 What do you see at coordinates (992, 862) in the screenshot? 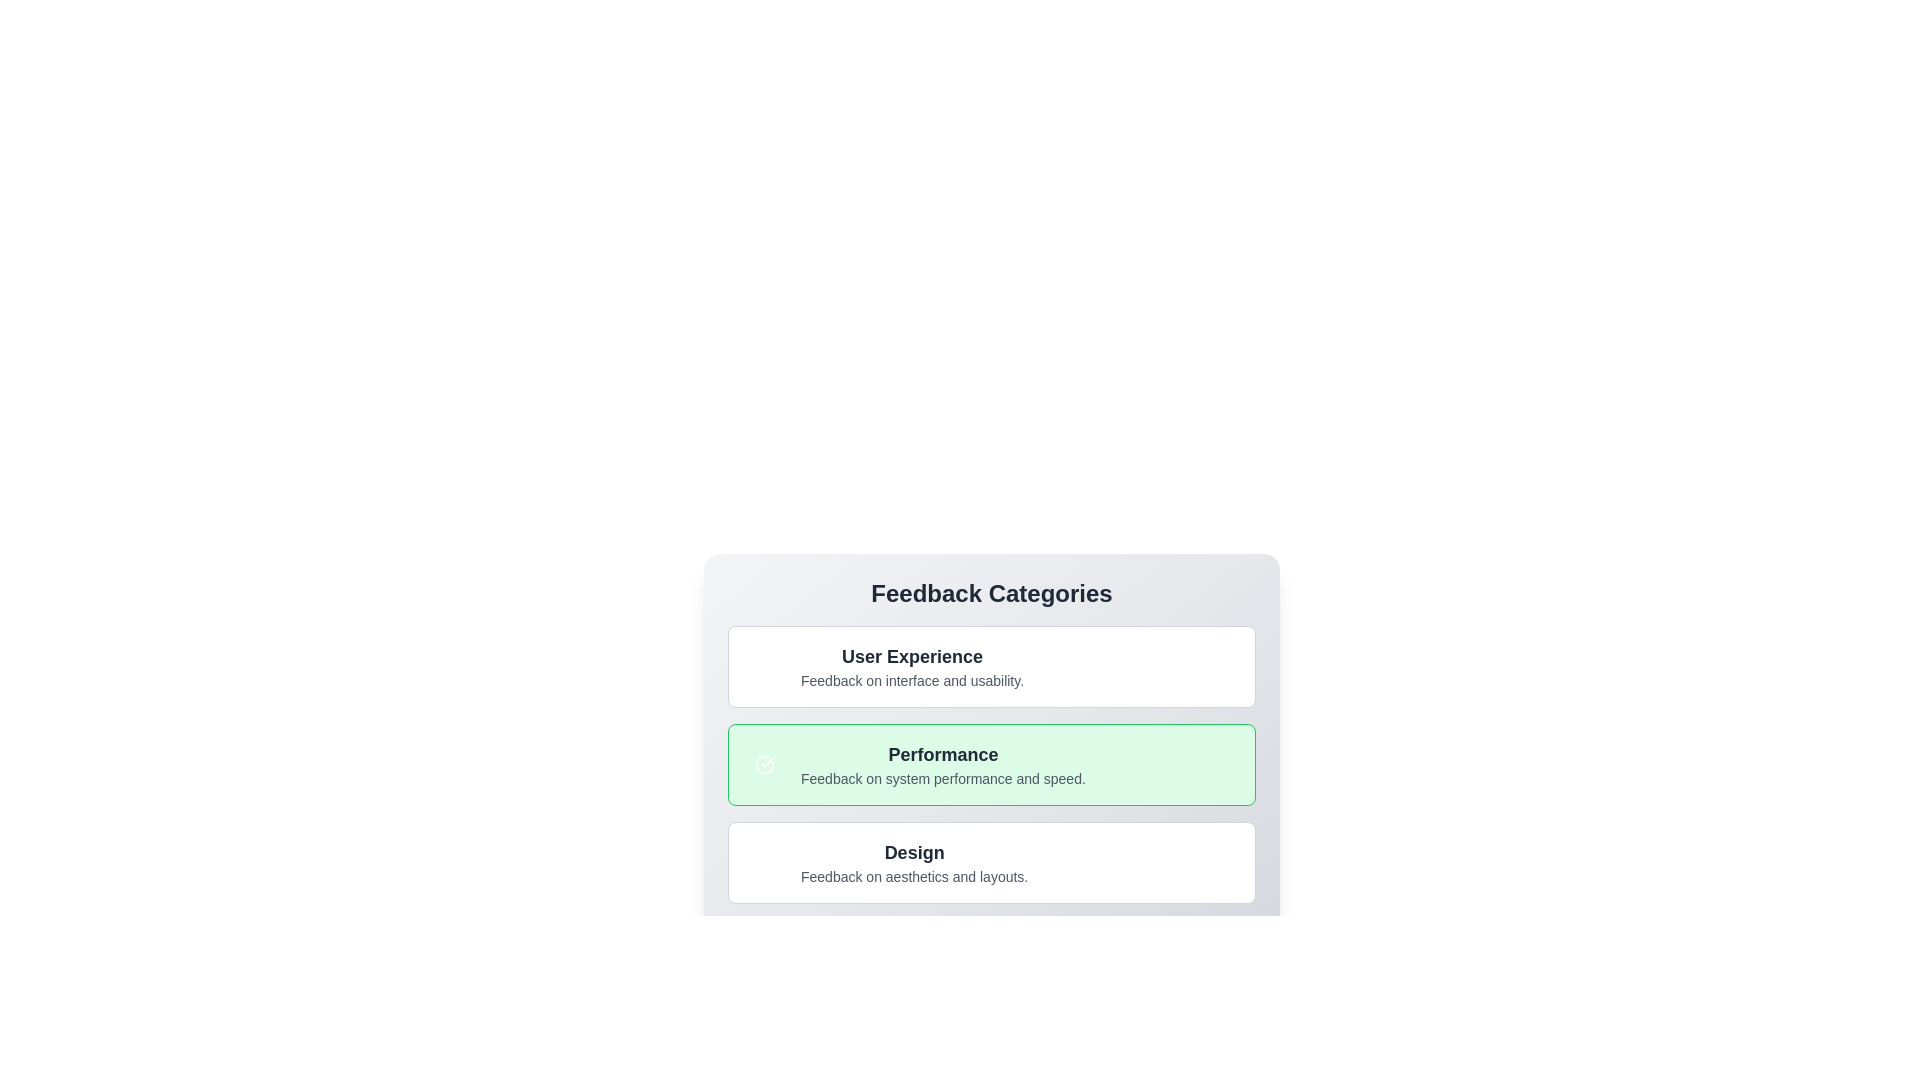
I see `the category Design to view its title and description` at bounding box center [992, 862].